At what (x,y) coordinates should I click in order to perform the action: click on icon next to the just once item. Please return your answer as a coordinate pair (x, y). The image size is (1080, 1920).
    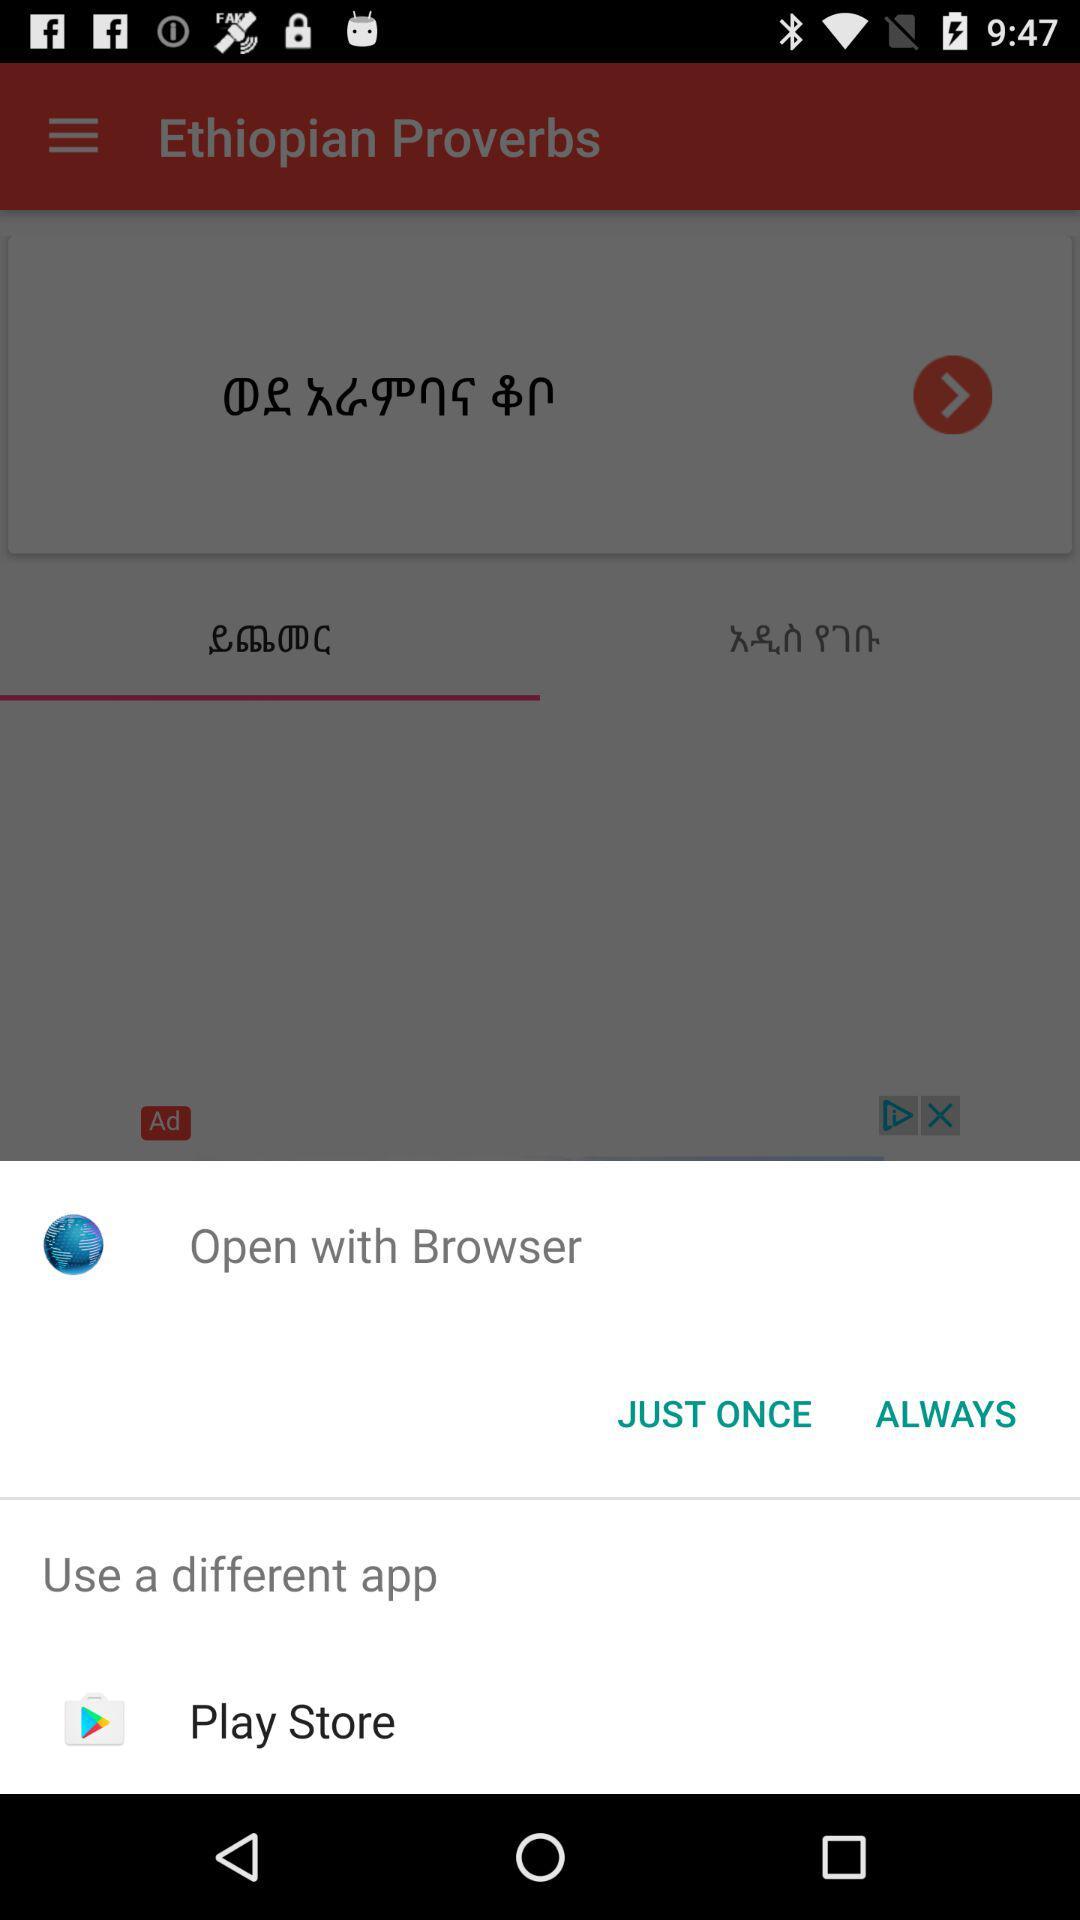
    Looking at the image, I should click on (945, 1411).